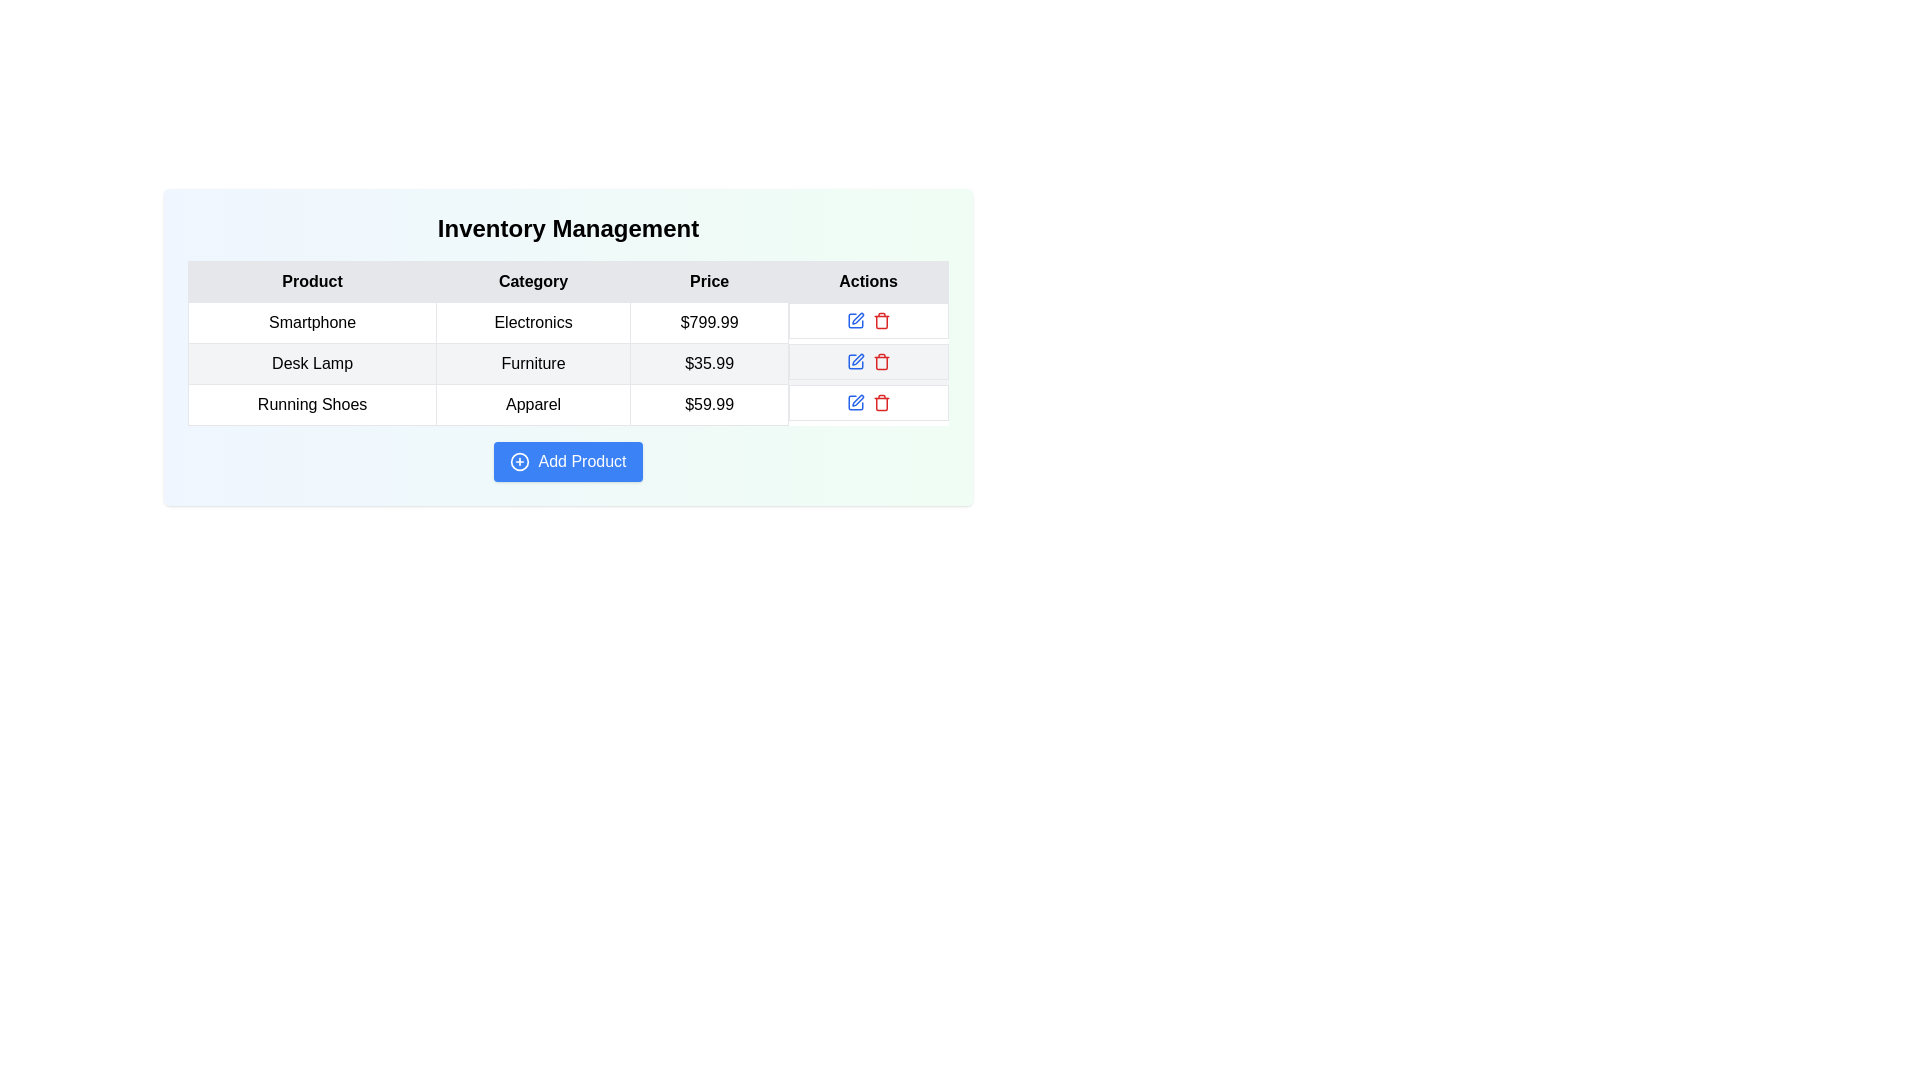 This screenshot has width=1920, height=1080. Describe the element at coordinates (880, 319) in the screenshot. I see `the red trash bin icon located in the actions column of the first row in the table` at that location.